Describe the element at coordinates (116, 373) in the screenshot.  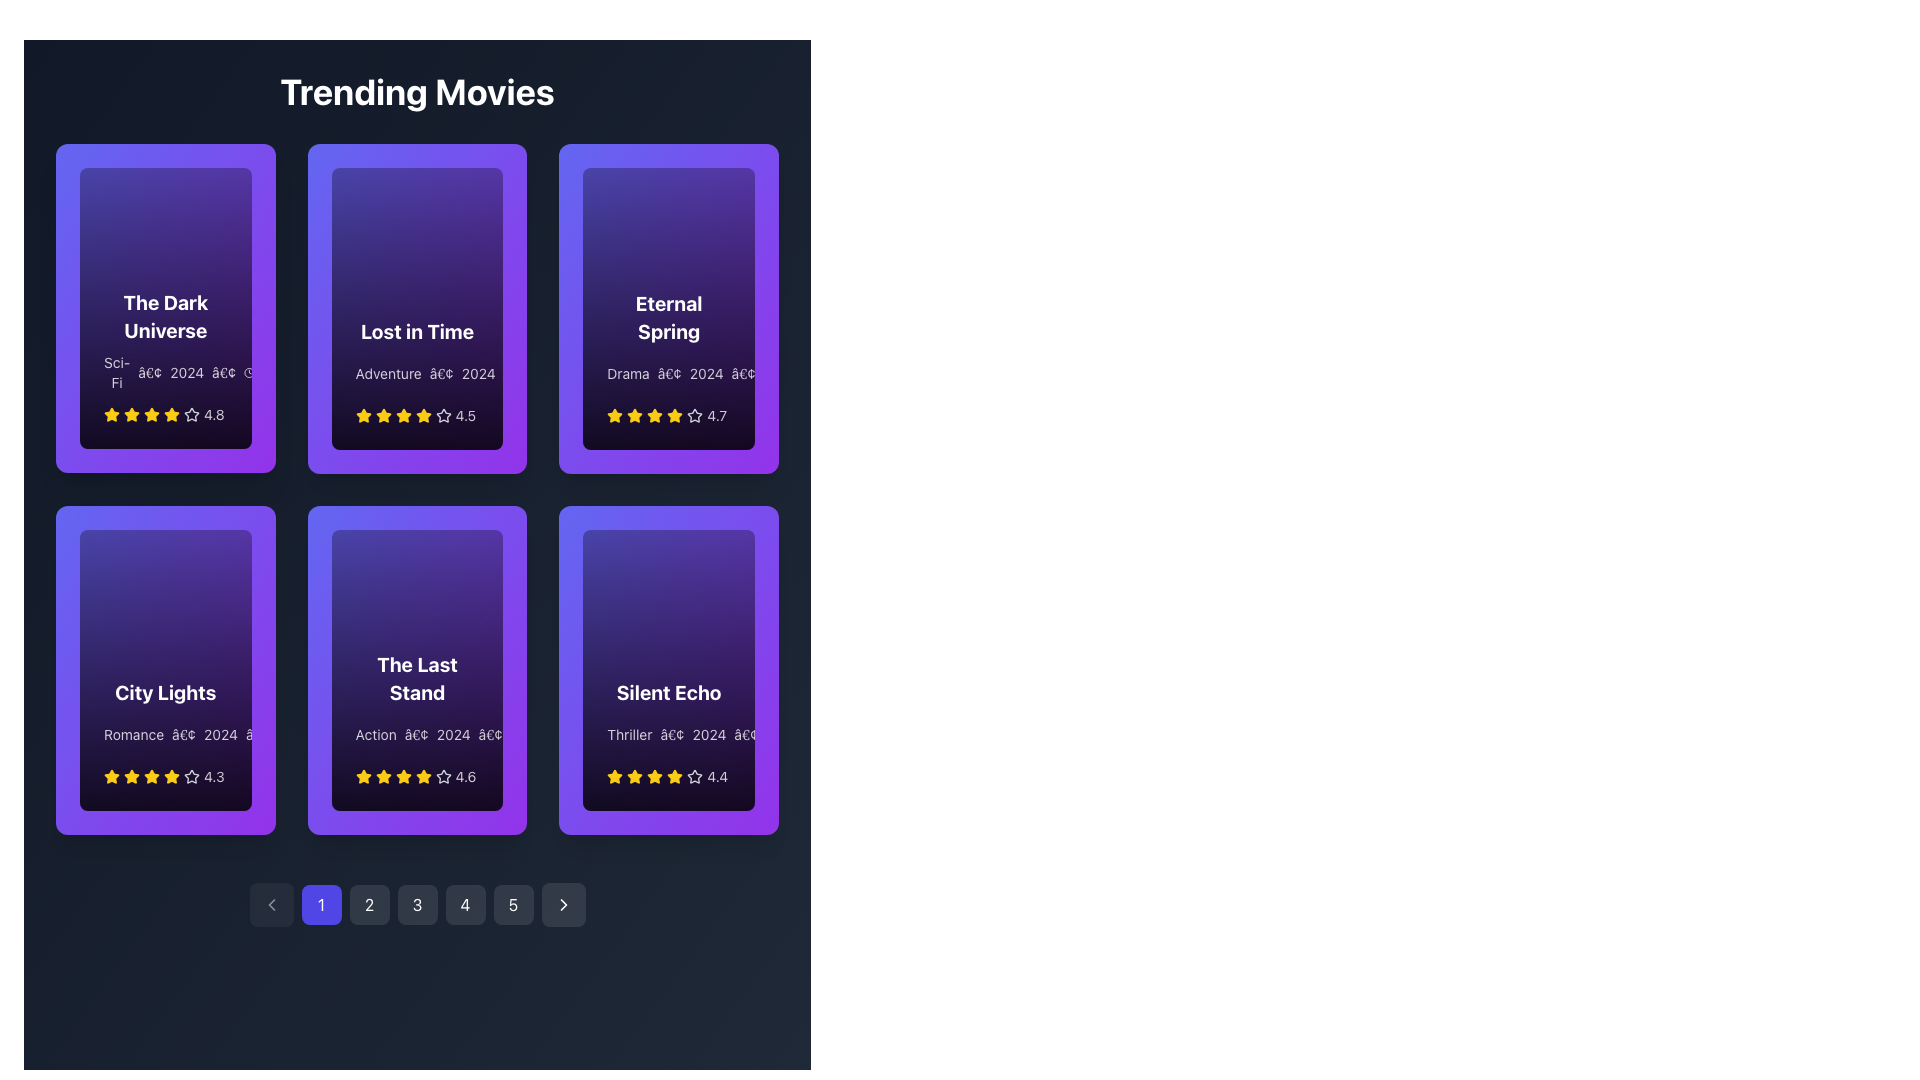
I see `the text label displaying 'Sci-Fi' in white, located within the purple-themed card at the top-left section of the interface` at that location.